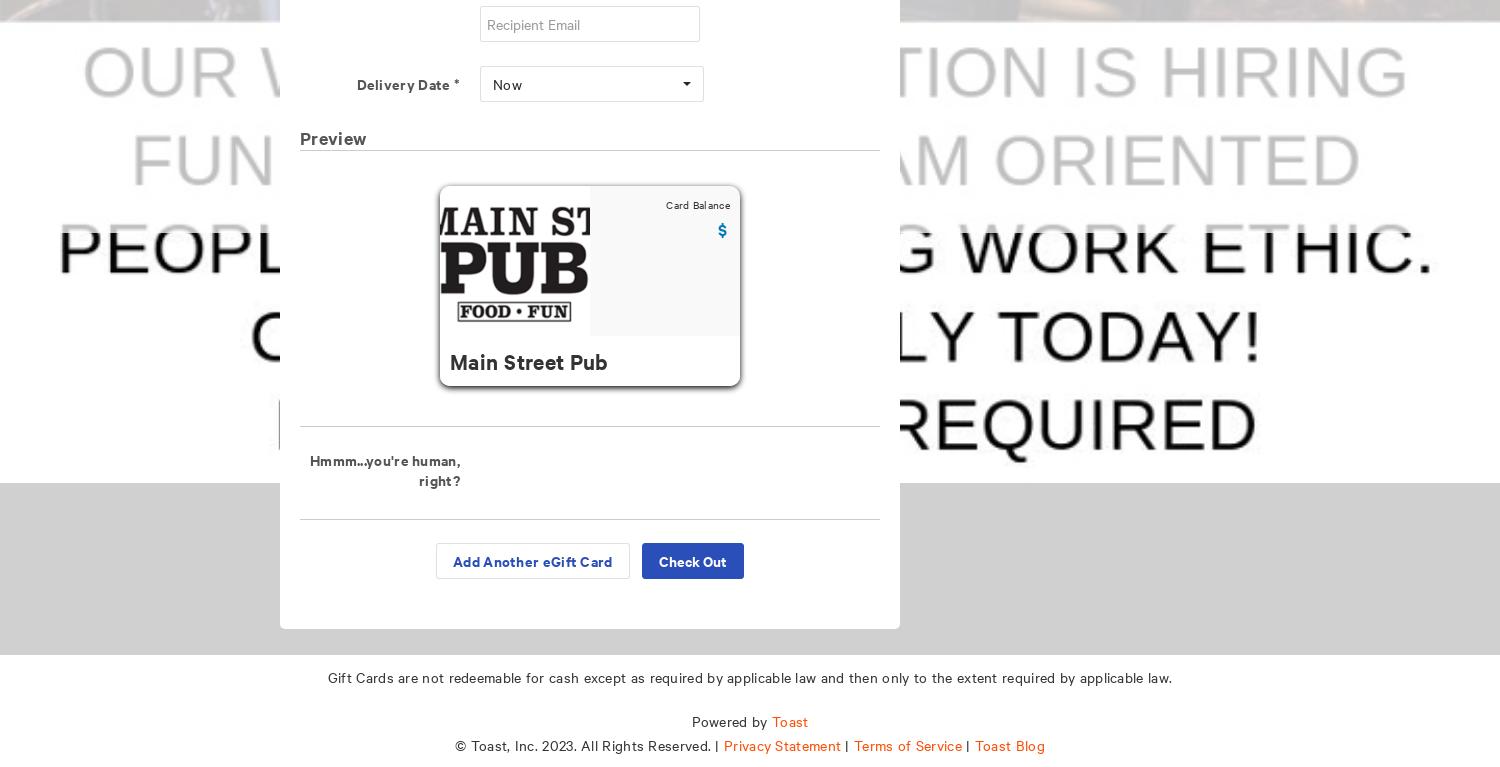 This screenshot has height=767, width=1500. What do you see at coordinates (696, 204) in the screenshot?
I see `'Card Balance'` at bounding box center [696, 204].